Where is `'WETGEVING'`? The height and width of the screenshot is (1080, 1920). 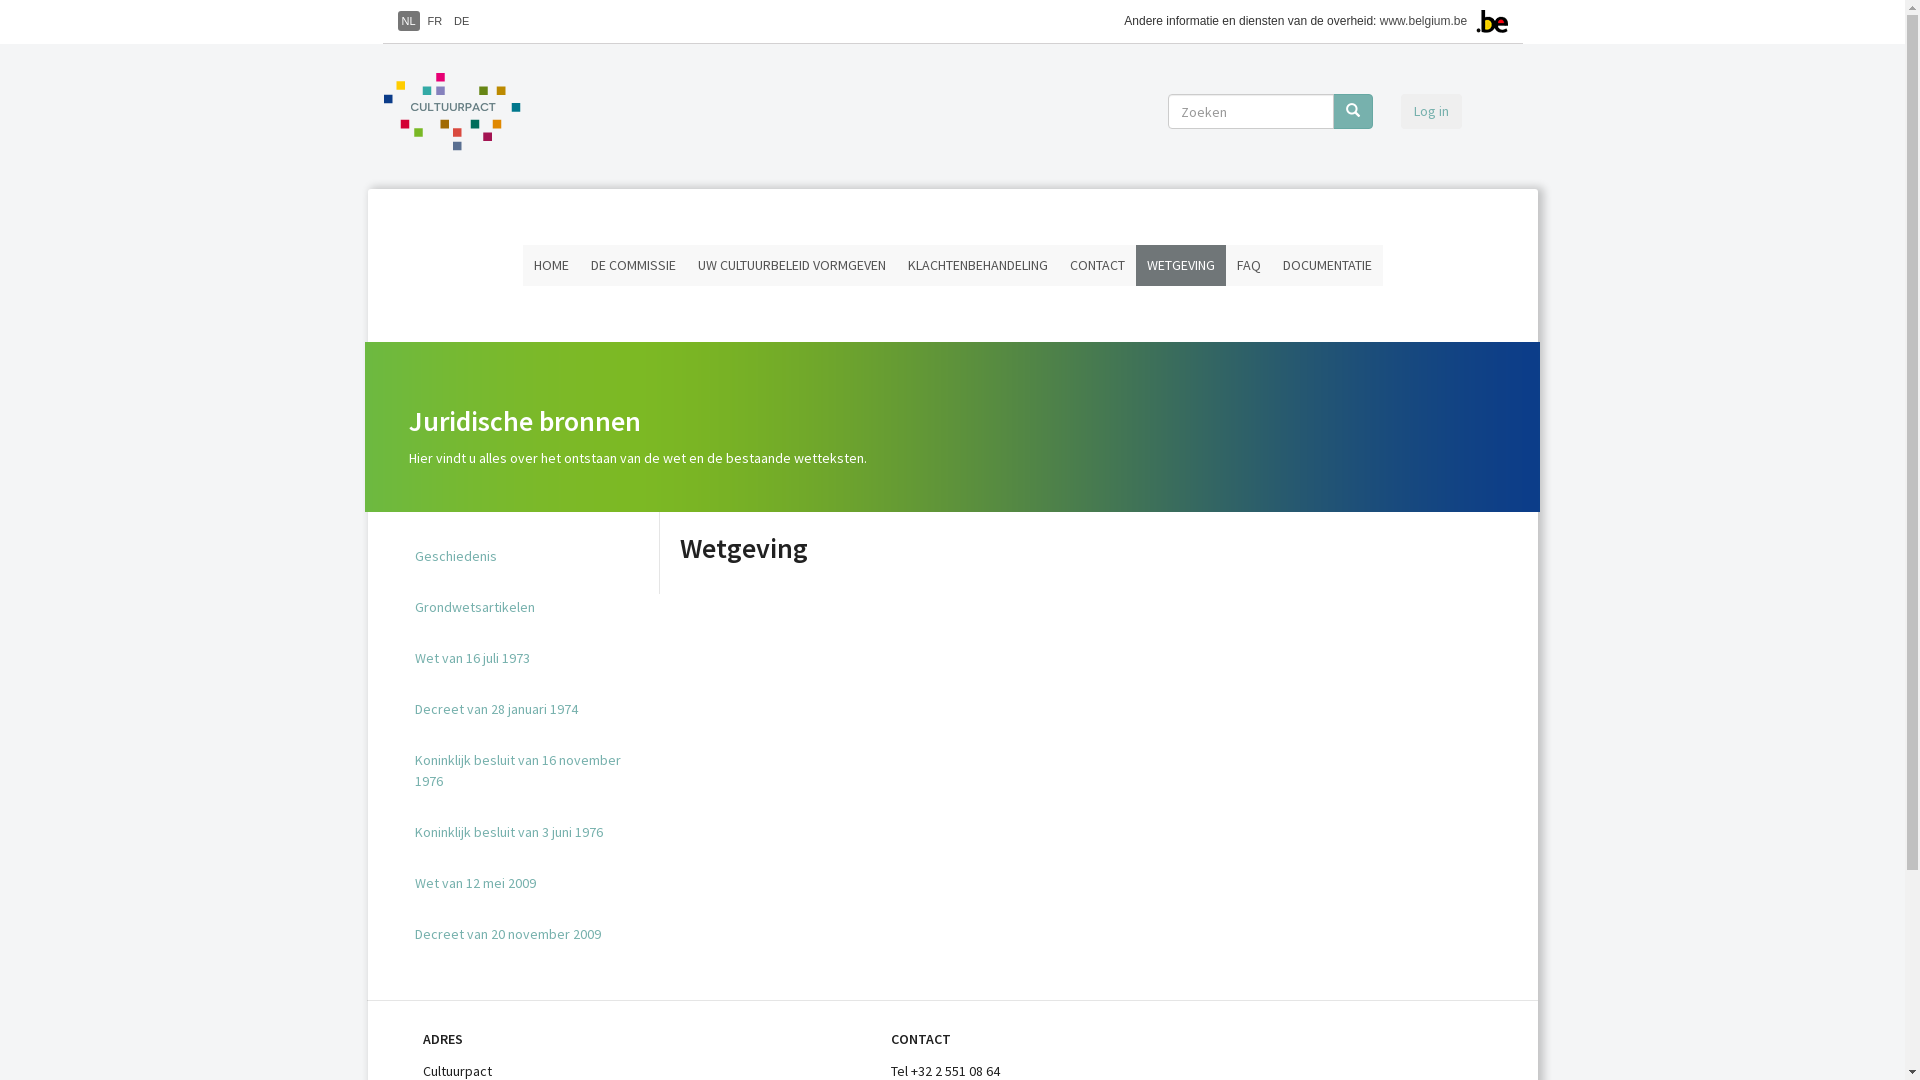
'WETGEVING' is located at coordinates (1136, 264).